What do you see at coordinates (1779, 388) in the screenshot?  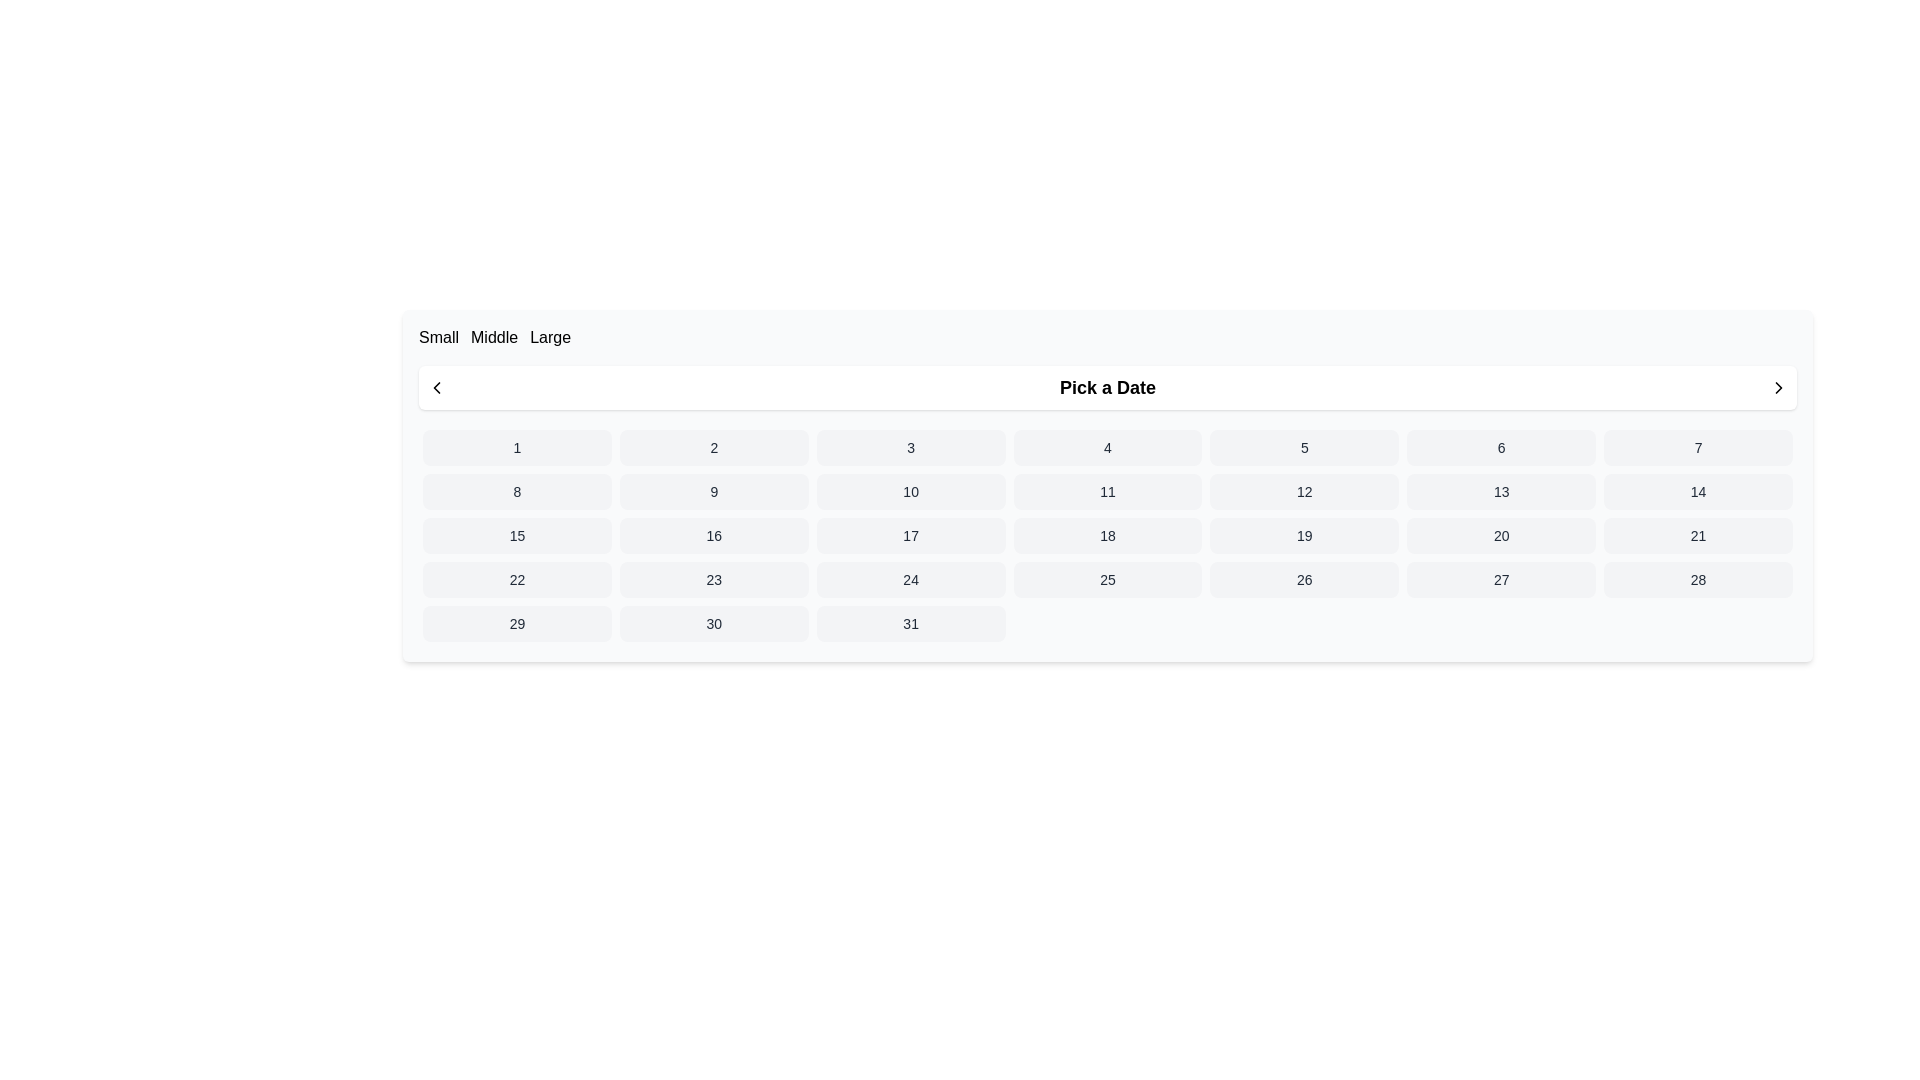 I see `the rightward-facing chevron icon located at the far right side of the 'Pick a Date' header section` at bounding box center [1779, 388].